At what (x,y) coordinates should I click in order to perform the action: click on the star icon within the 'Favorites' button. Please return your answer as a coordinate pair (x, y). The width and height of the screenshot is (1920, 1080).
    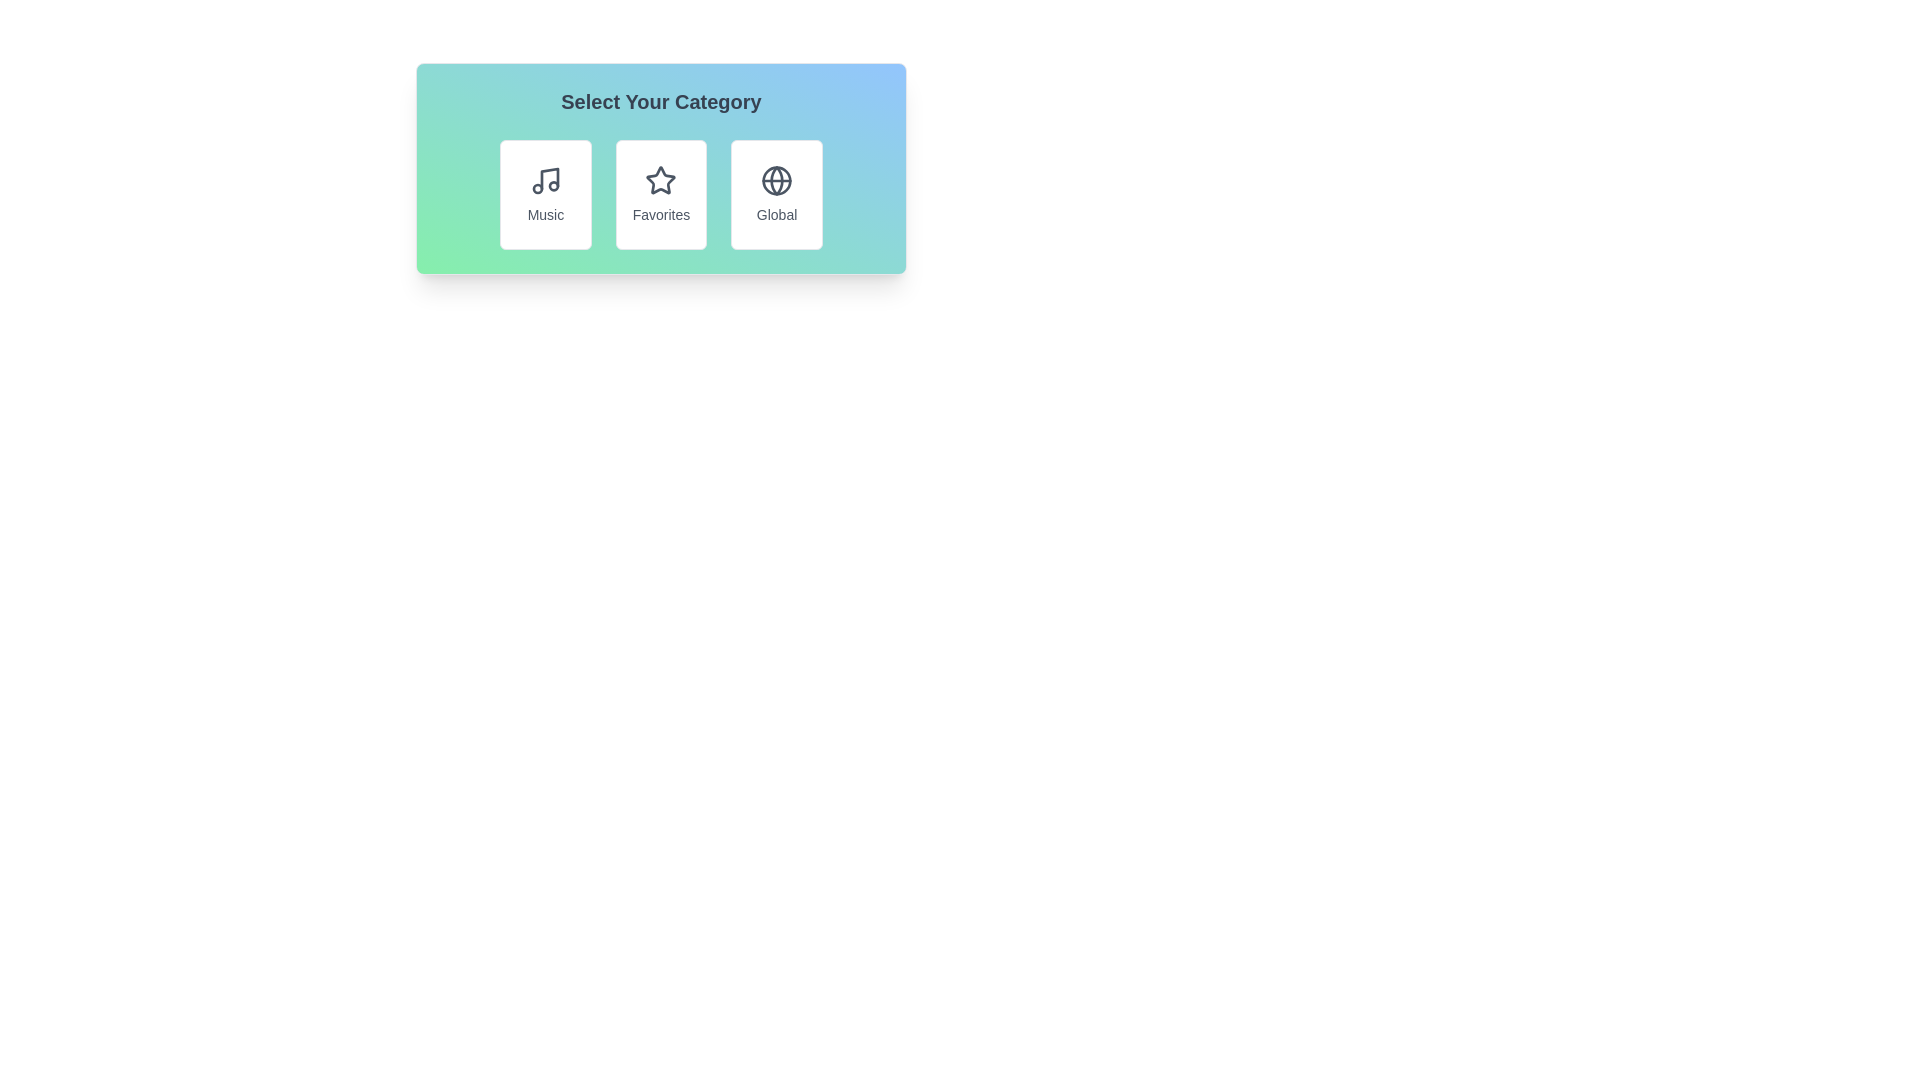
    Looking at the image, I should click on (661, 181).